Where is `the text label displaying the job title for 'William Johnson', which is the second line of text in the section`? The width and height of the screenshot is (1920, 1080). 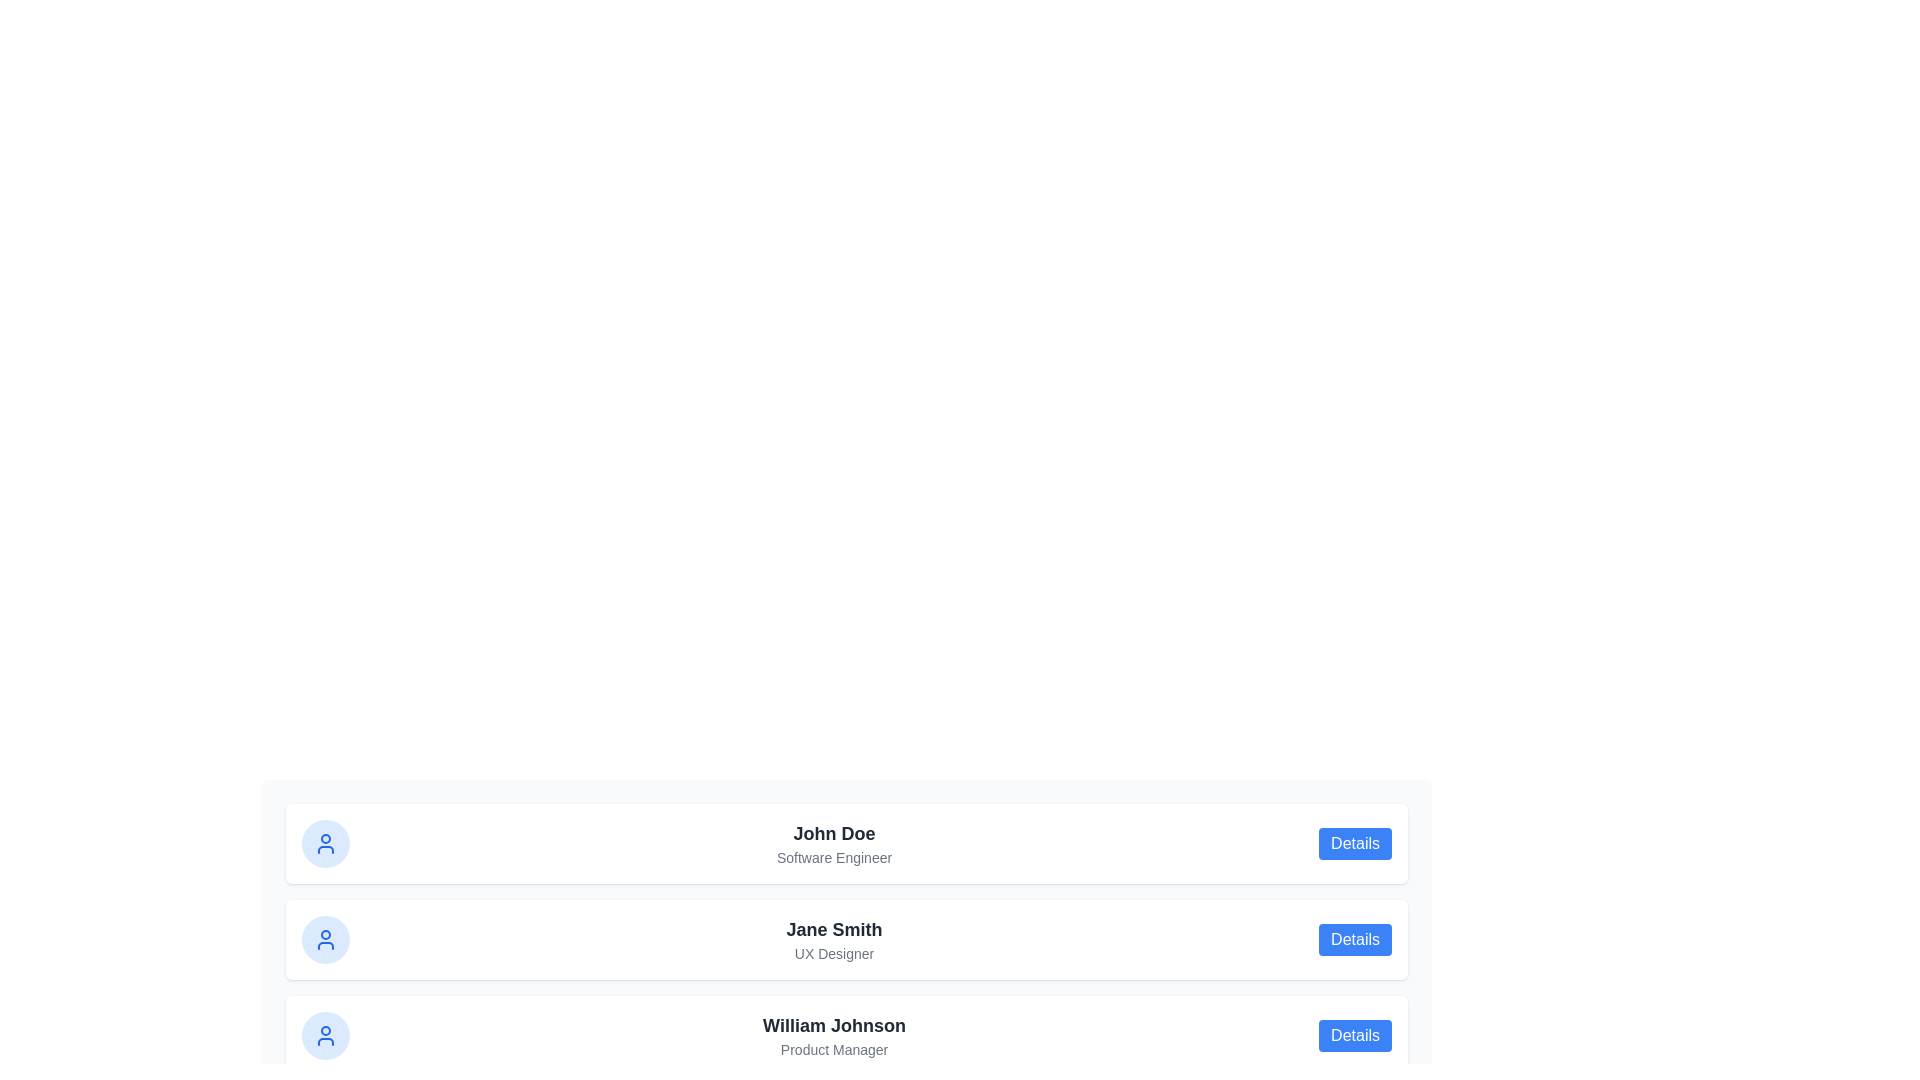
the text label displaying the job title for 'William Johnson', which is the second line of text in the section is located at coordinates (834, 1048).